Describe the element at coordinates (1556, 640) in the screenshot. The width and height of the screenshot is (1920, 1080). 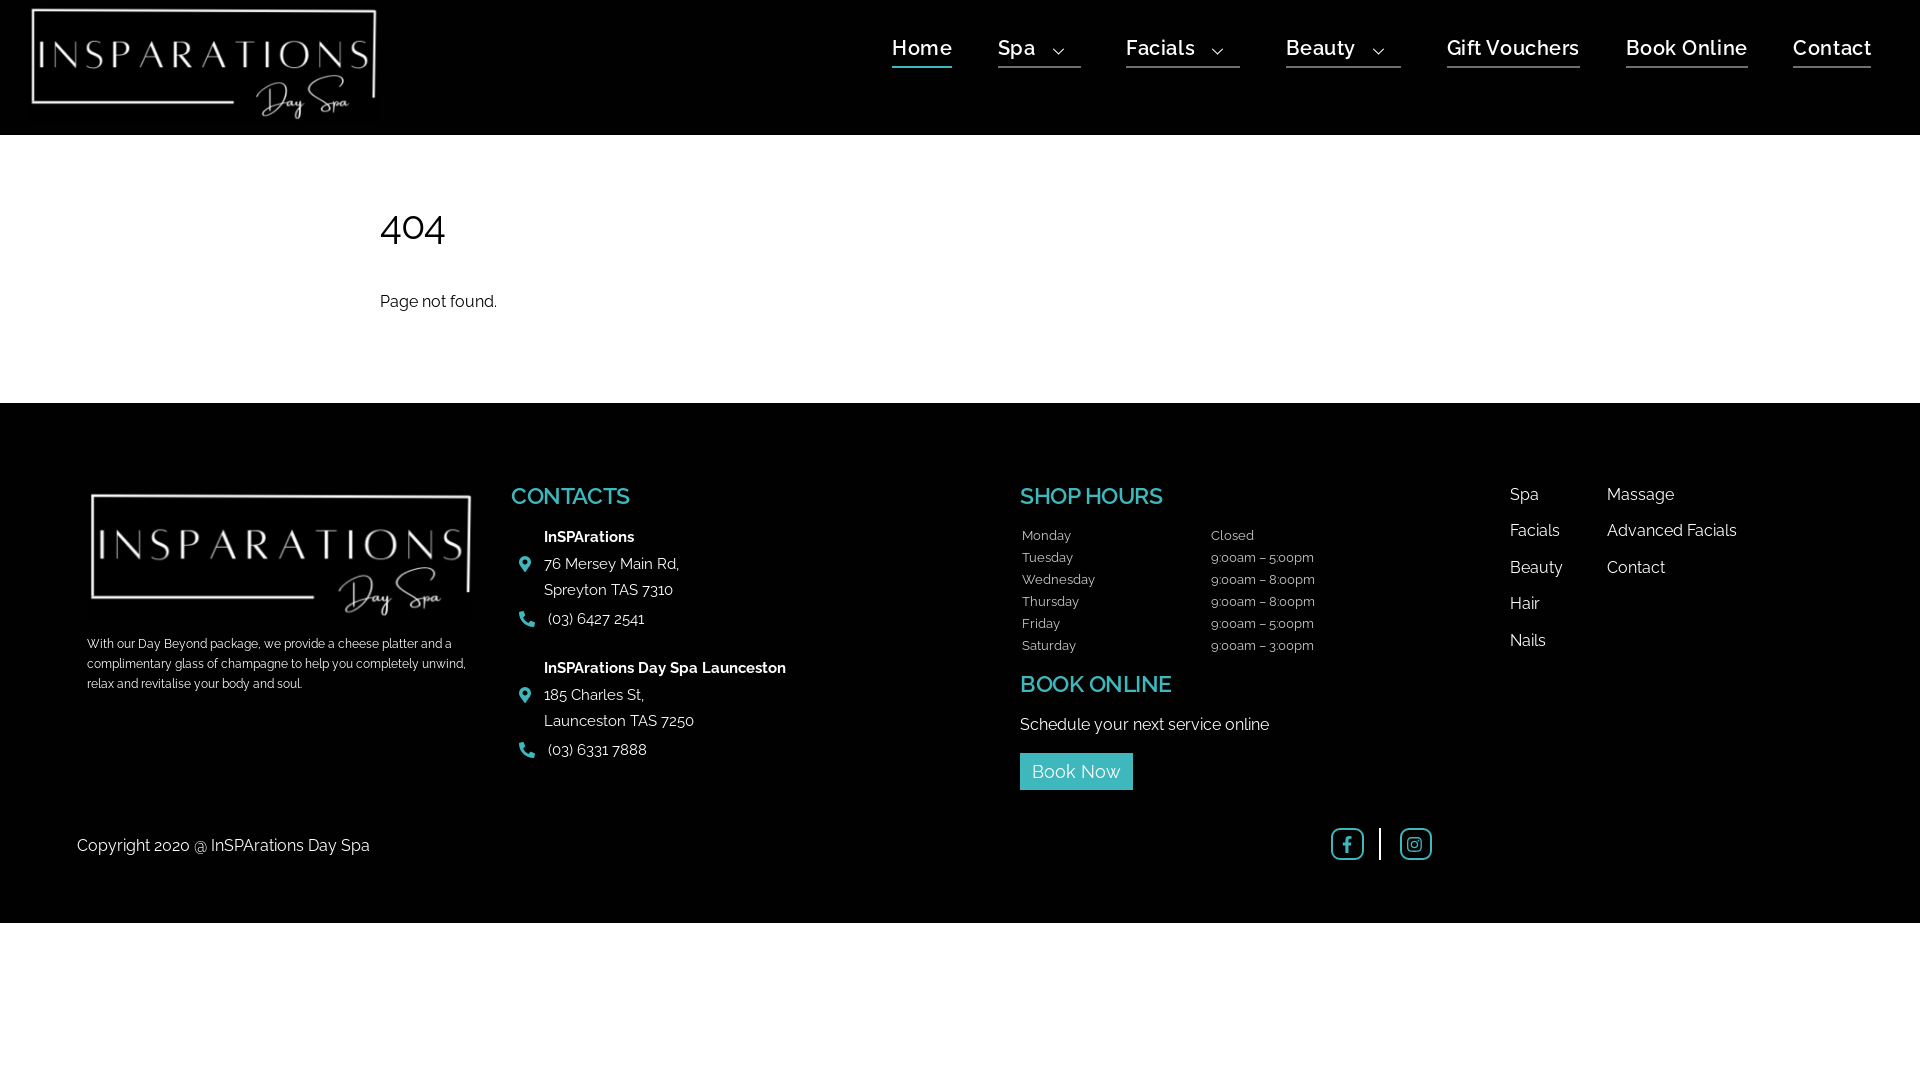
I see `'Nails'` at that location.